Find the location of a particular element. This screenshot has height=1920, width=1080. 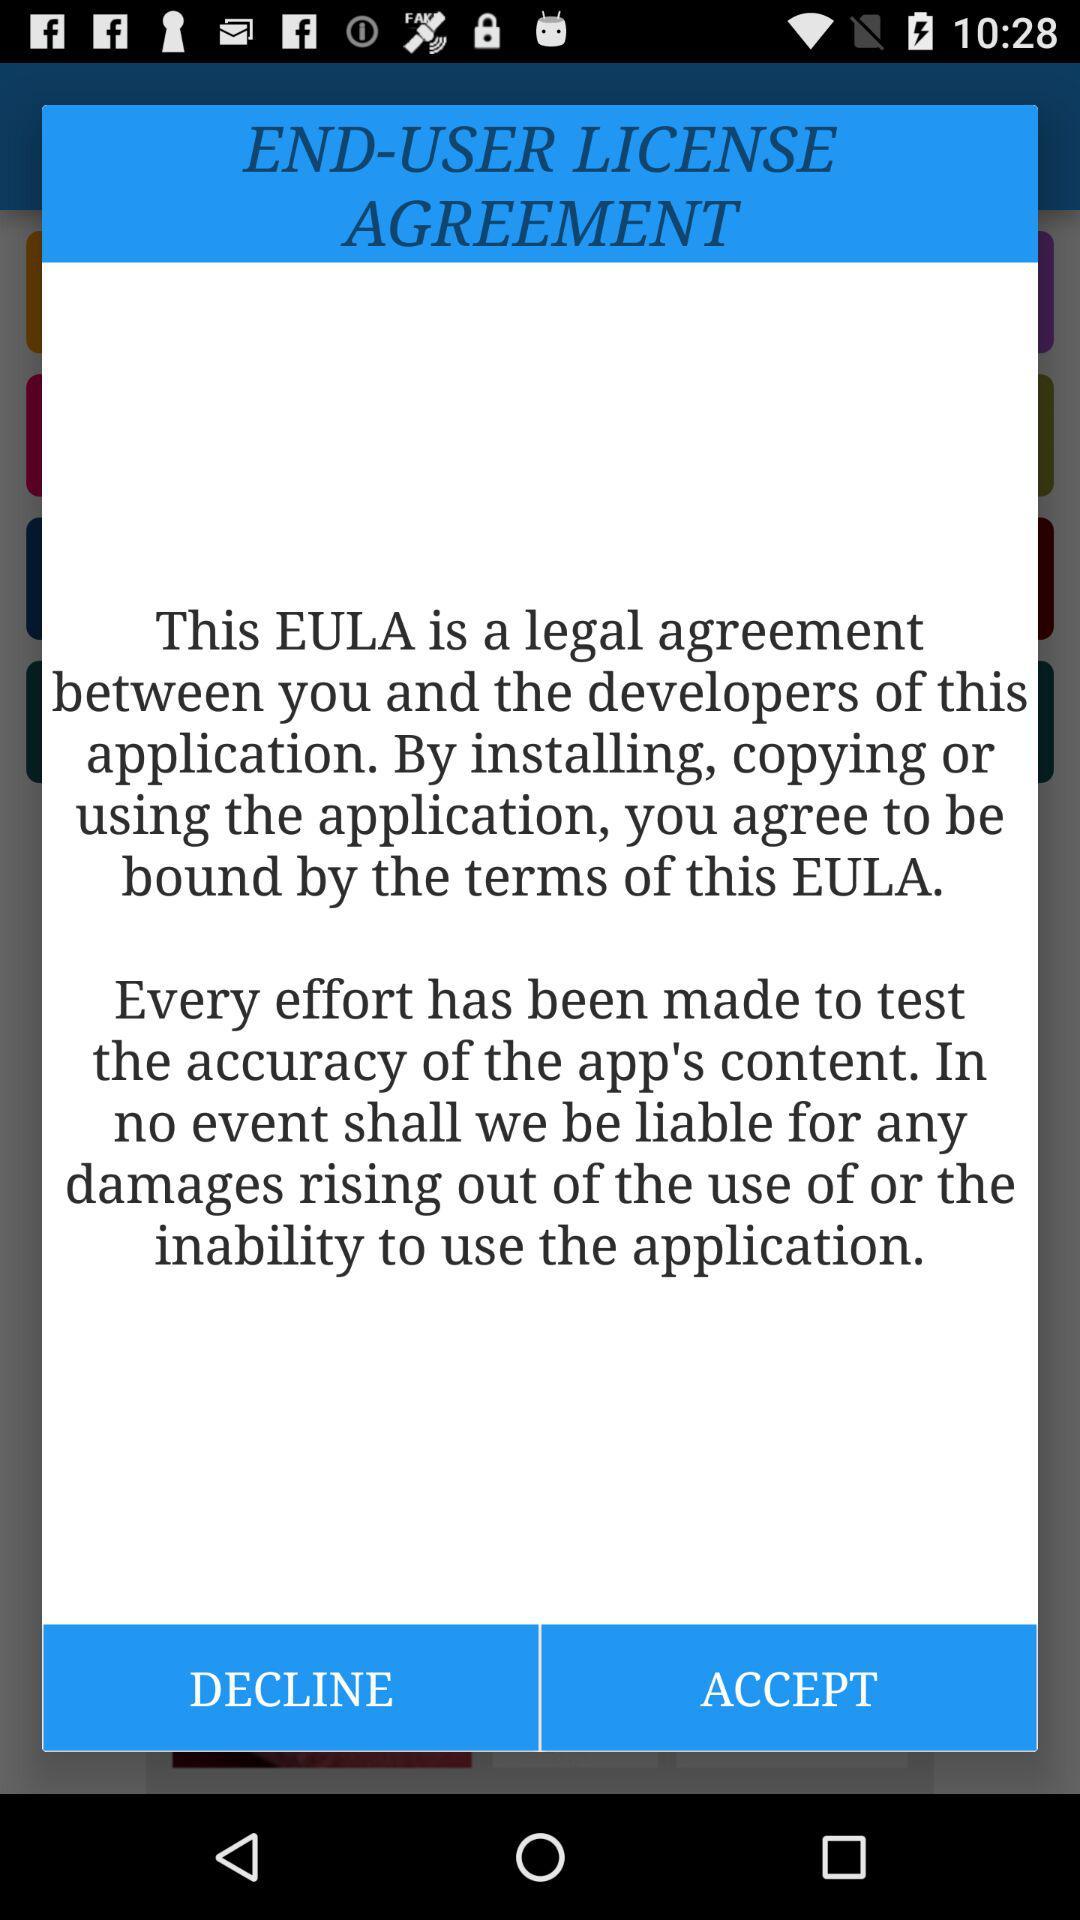

accept is located at coordinates (788, 1686).